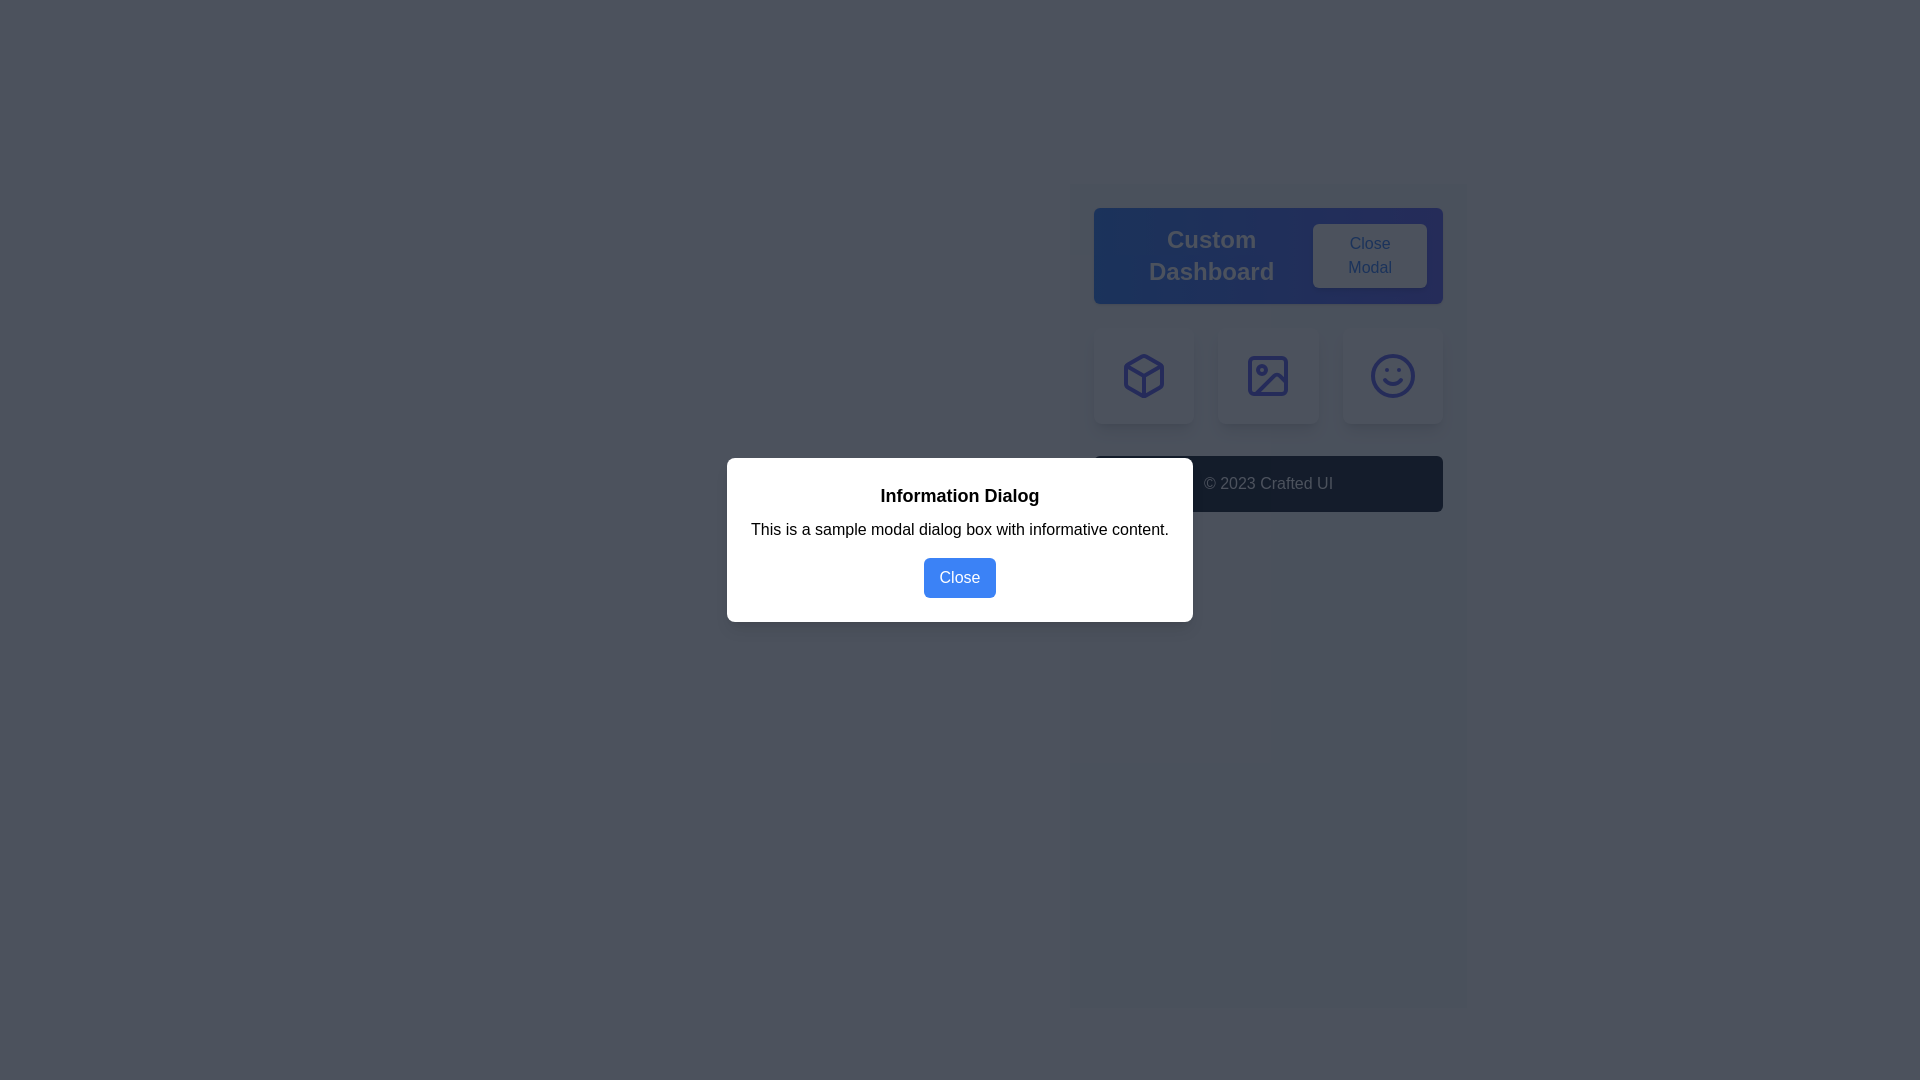 Image resolution: width=1920 pixels, height=1080 pixels. Describe the element at coordinates (1267, 483) in the screenshot. I see `the footer informational text block displaying copyright information for the Crafted UI application, which is the last visible element in the interface` at that location.